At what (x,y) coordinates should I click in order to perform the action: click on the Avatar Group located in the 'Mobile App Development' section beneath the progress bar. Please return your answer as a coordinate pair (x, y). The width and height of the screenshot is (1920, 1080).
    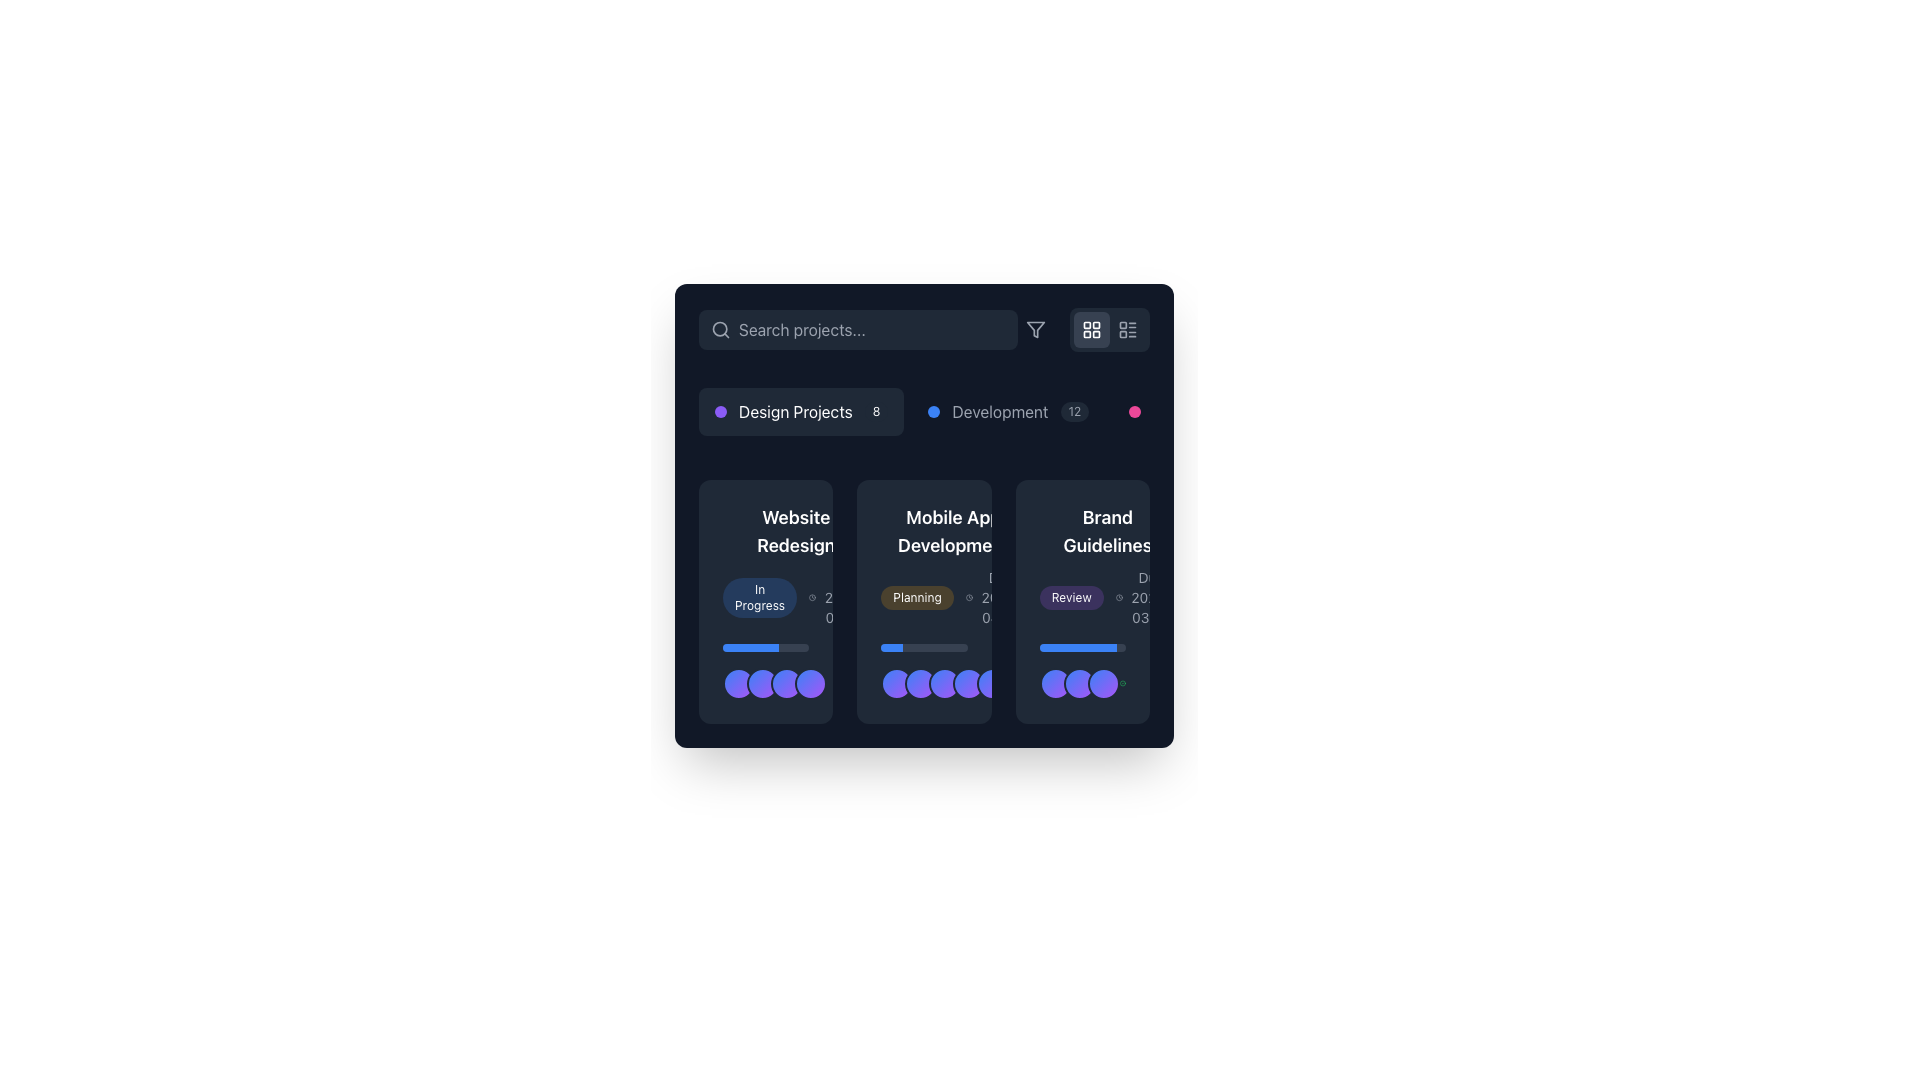
    Looking at the image, I should click on (923, 671).